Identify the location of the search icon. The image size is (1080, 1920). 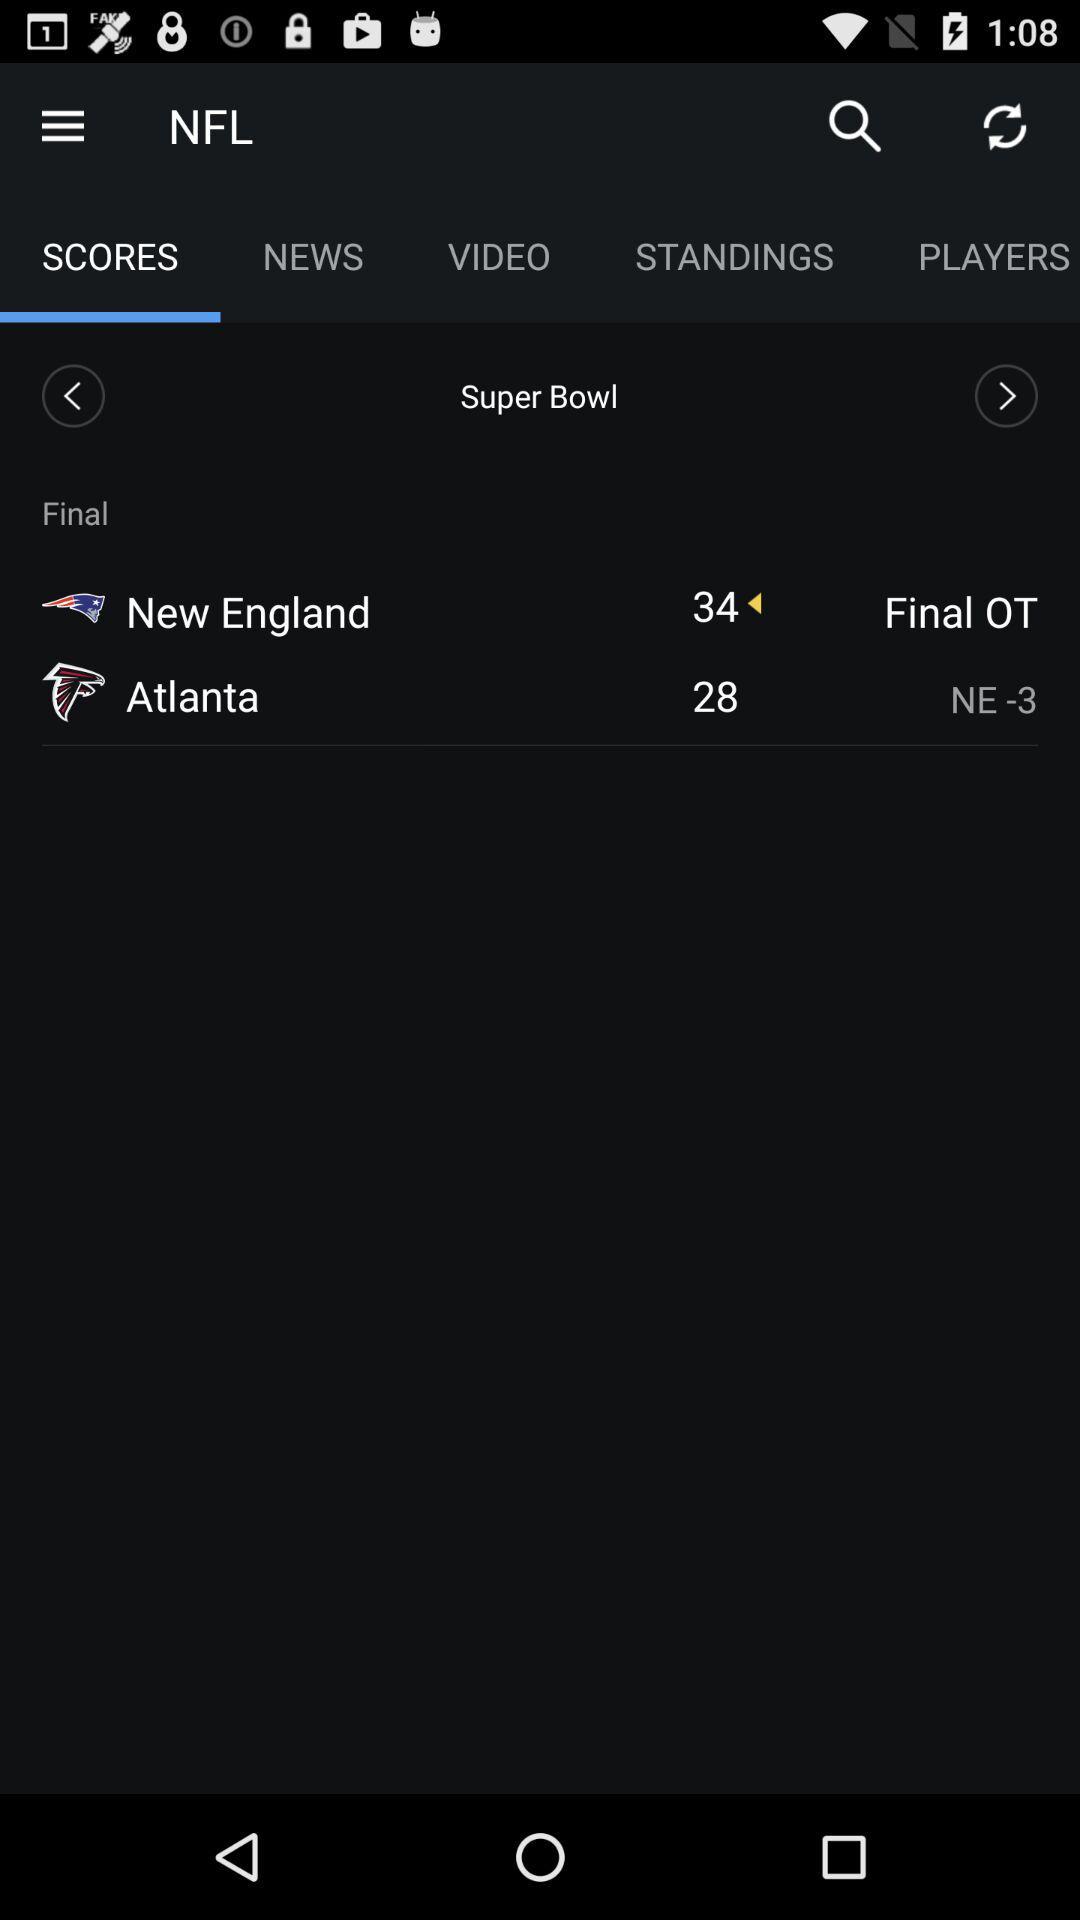
(855, 133).